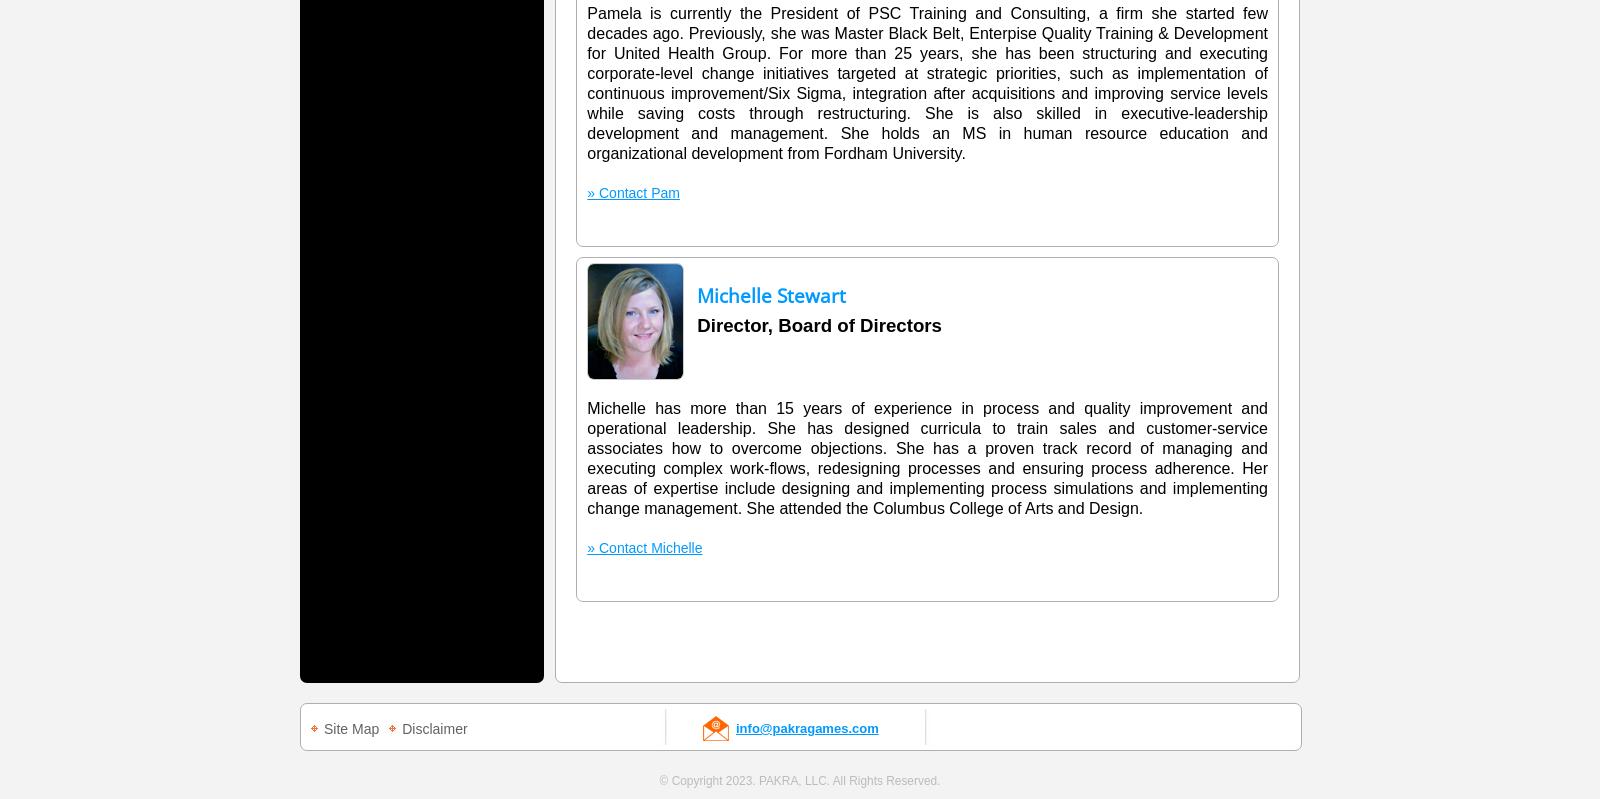 This screenshot has width=1600, height=799. What do you see at coordinates (696, 325) in the screenshot?
I see `'Director, Board of Directors'` at bounding box center [696, 325].